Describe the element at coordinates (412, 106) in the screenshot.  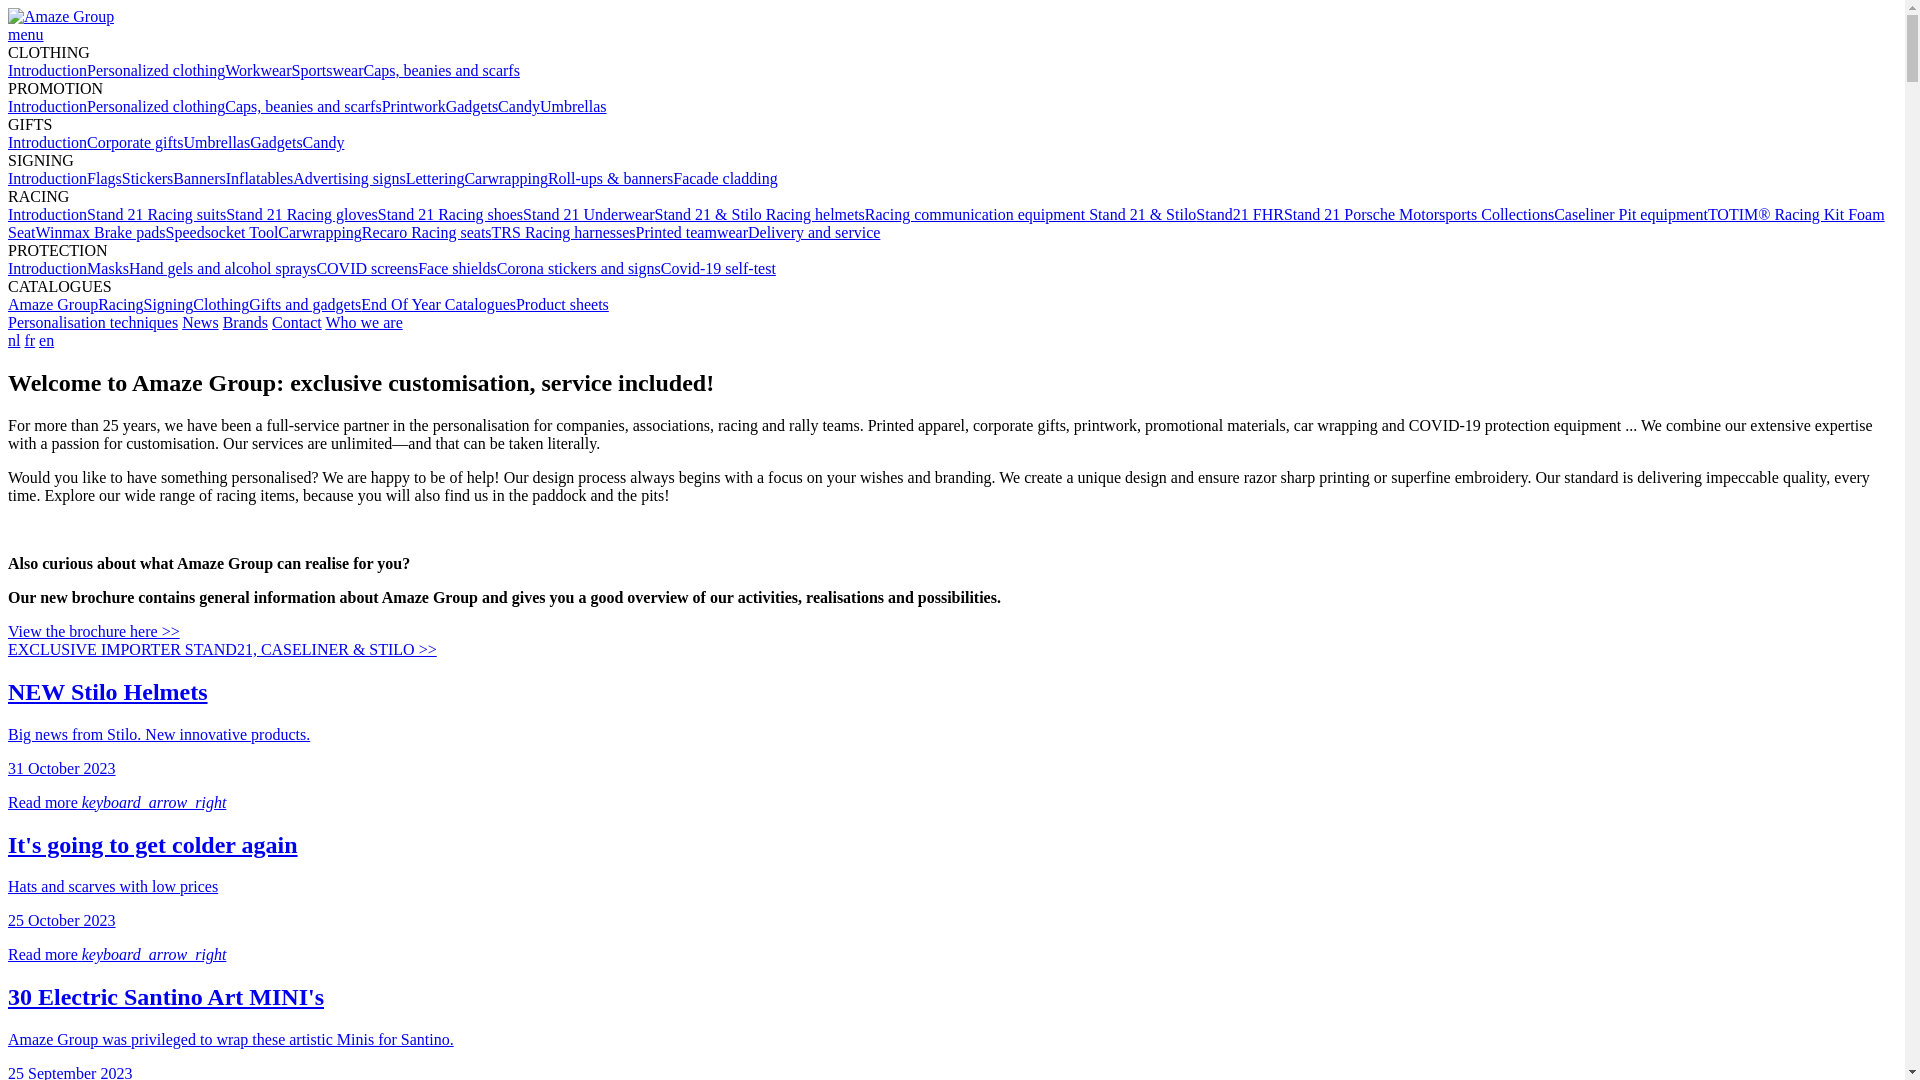
I see `'Printwork'` at that location.